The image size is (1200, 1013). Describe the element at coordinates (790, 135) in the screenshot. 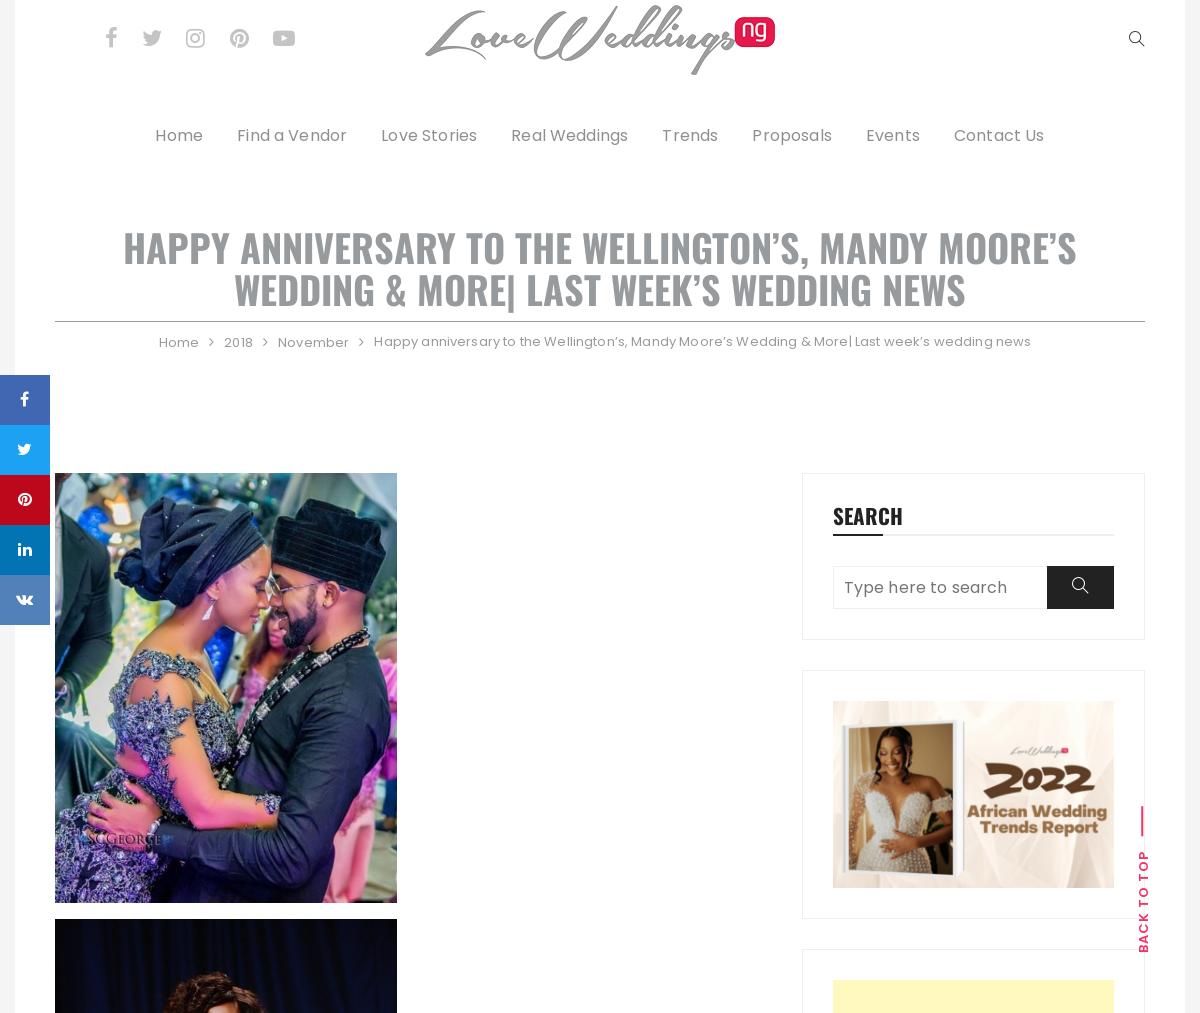

I see `'Proposals'` at that location.